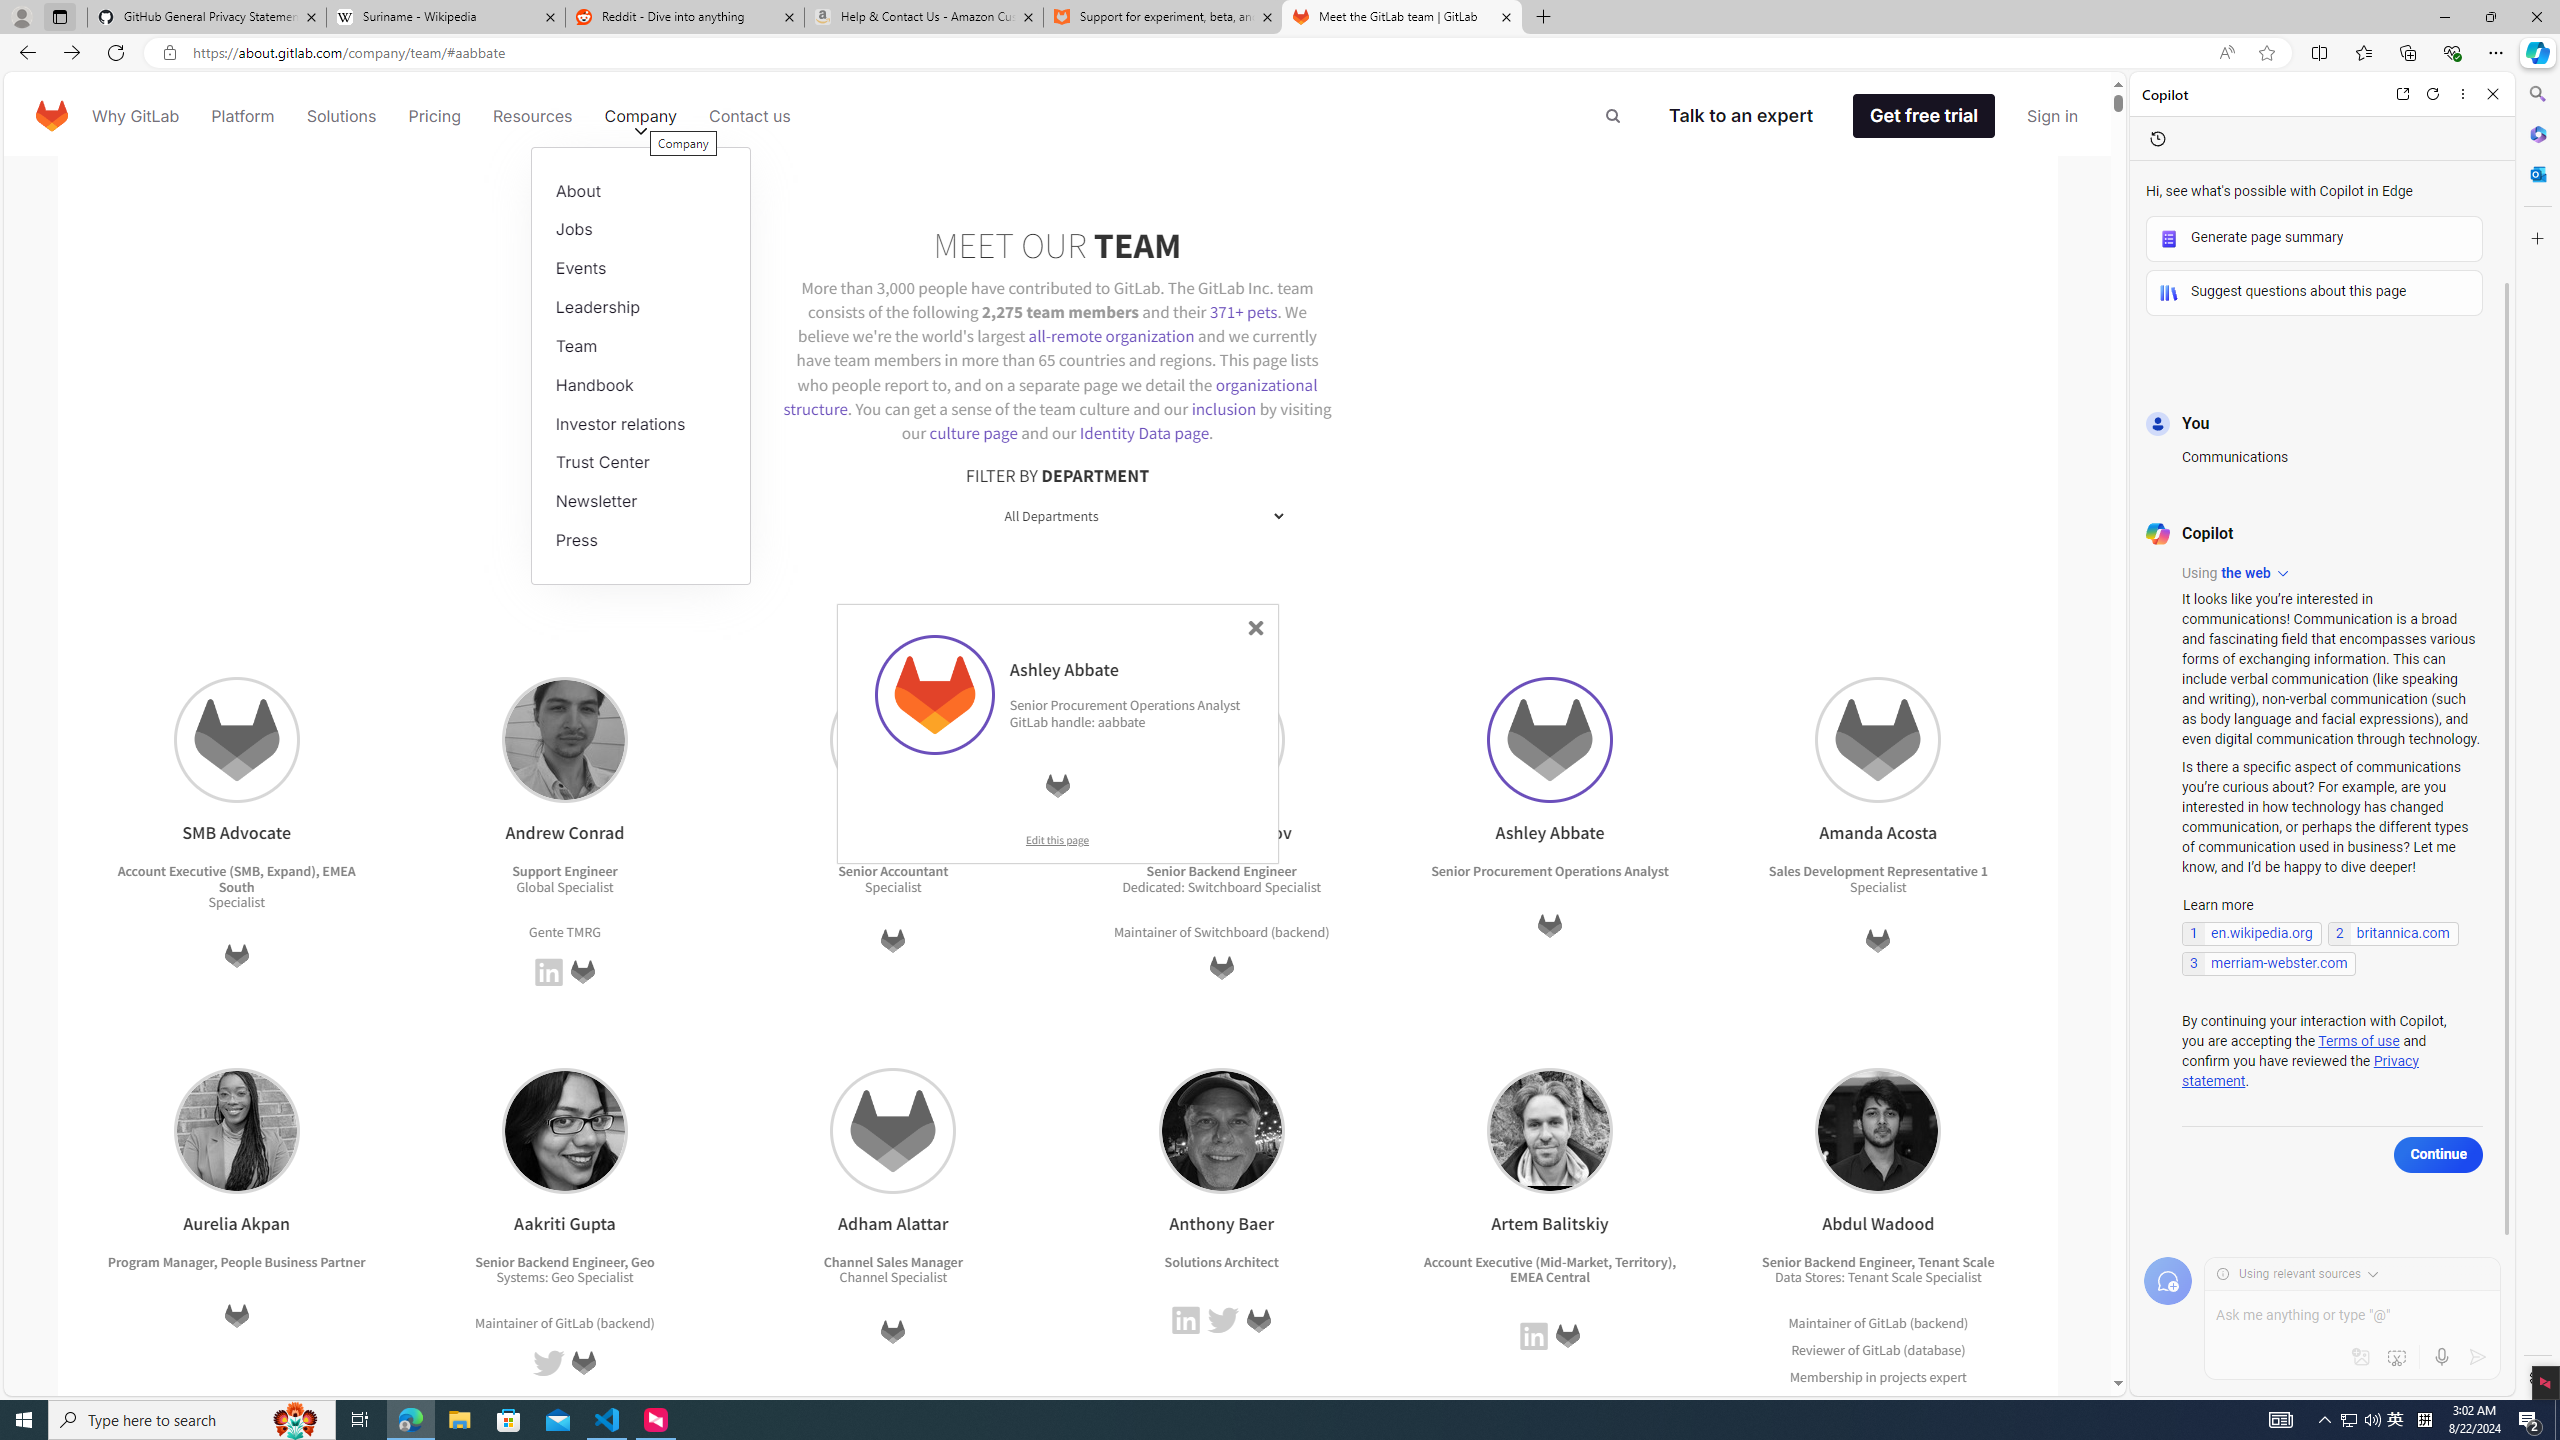 The width and height of the screenshot is (2560, 1440). Describe the element at coordinates (1222, 739) in the screenshot. I see `'Andrey Ruzmanov'` at that location.